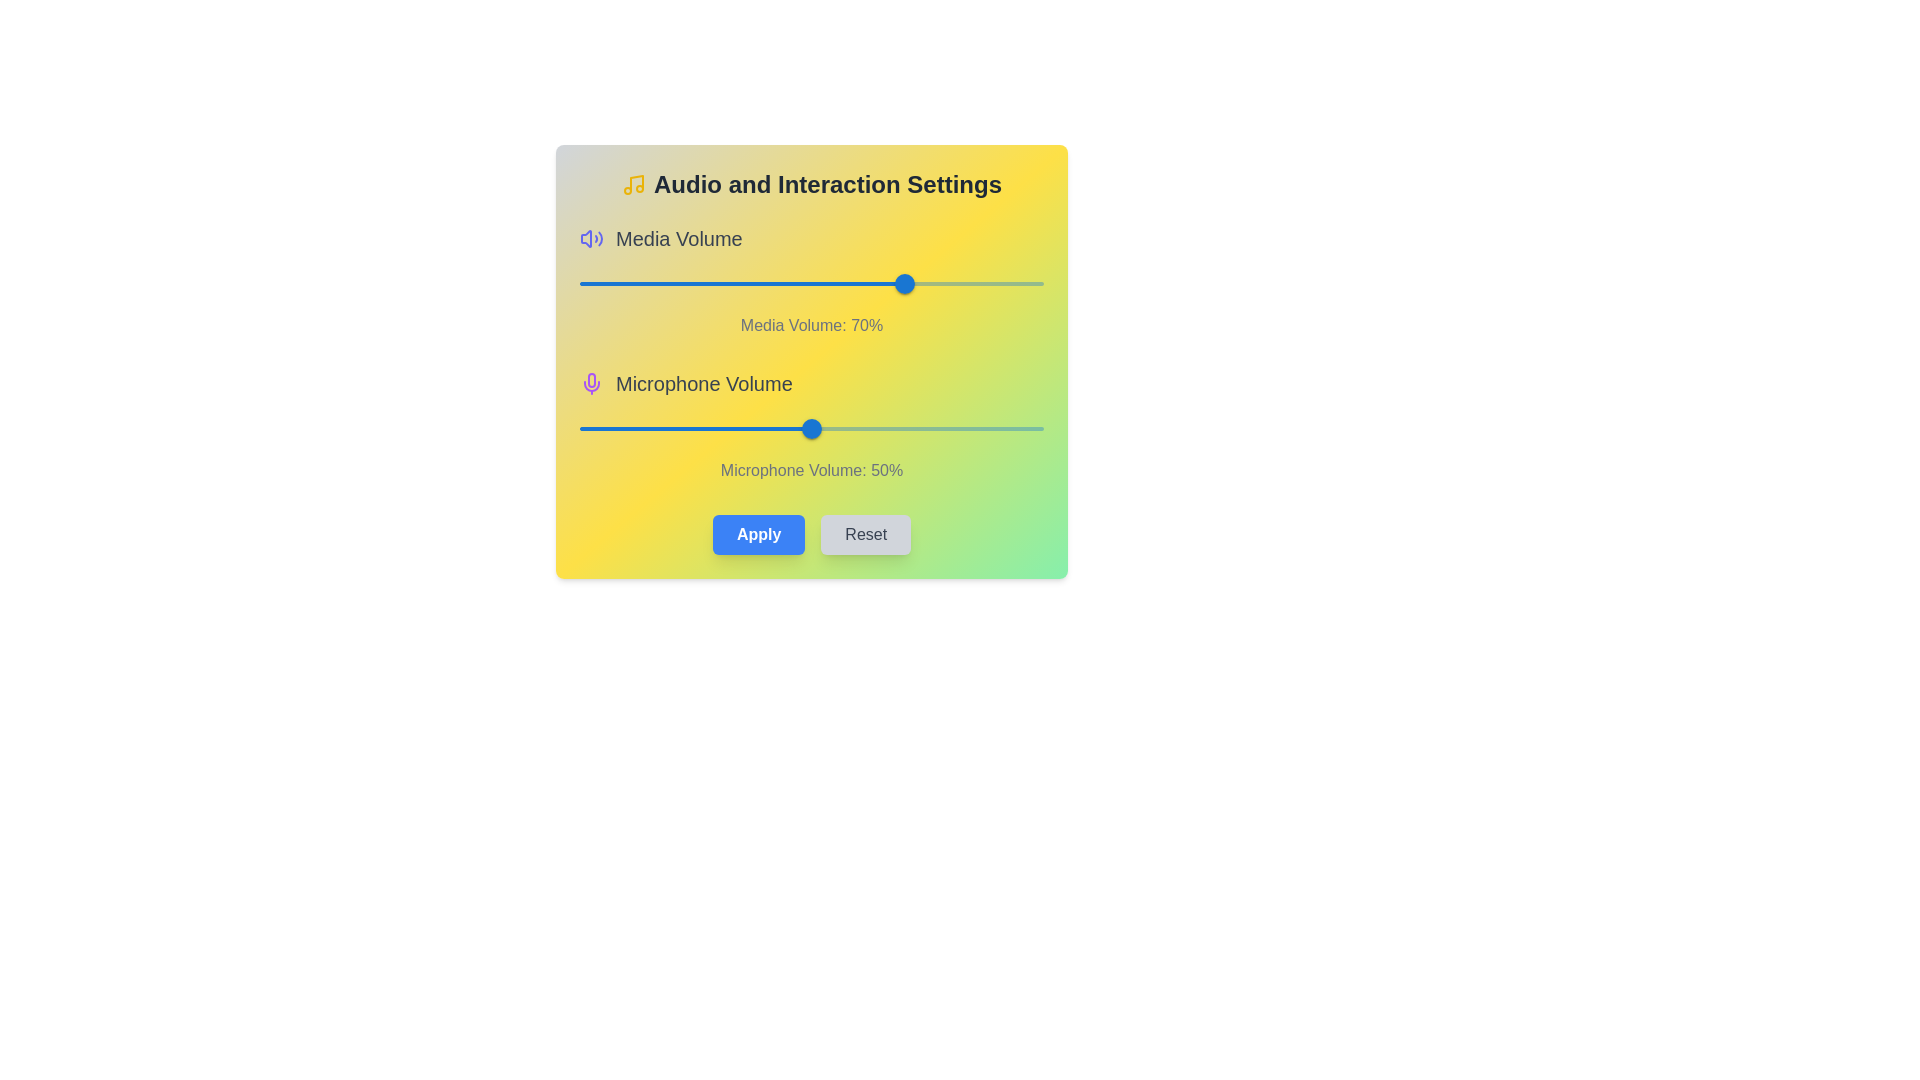  I want to click on the red slider rail of the 'Media Volume' component located in the upper section of the settings interface, so click(811, 284).